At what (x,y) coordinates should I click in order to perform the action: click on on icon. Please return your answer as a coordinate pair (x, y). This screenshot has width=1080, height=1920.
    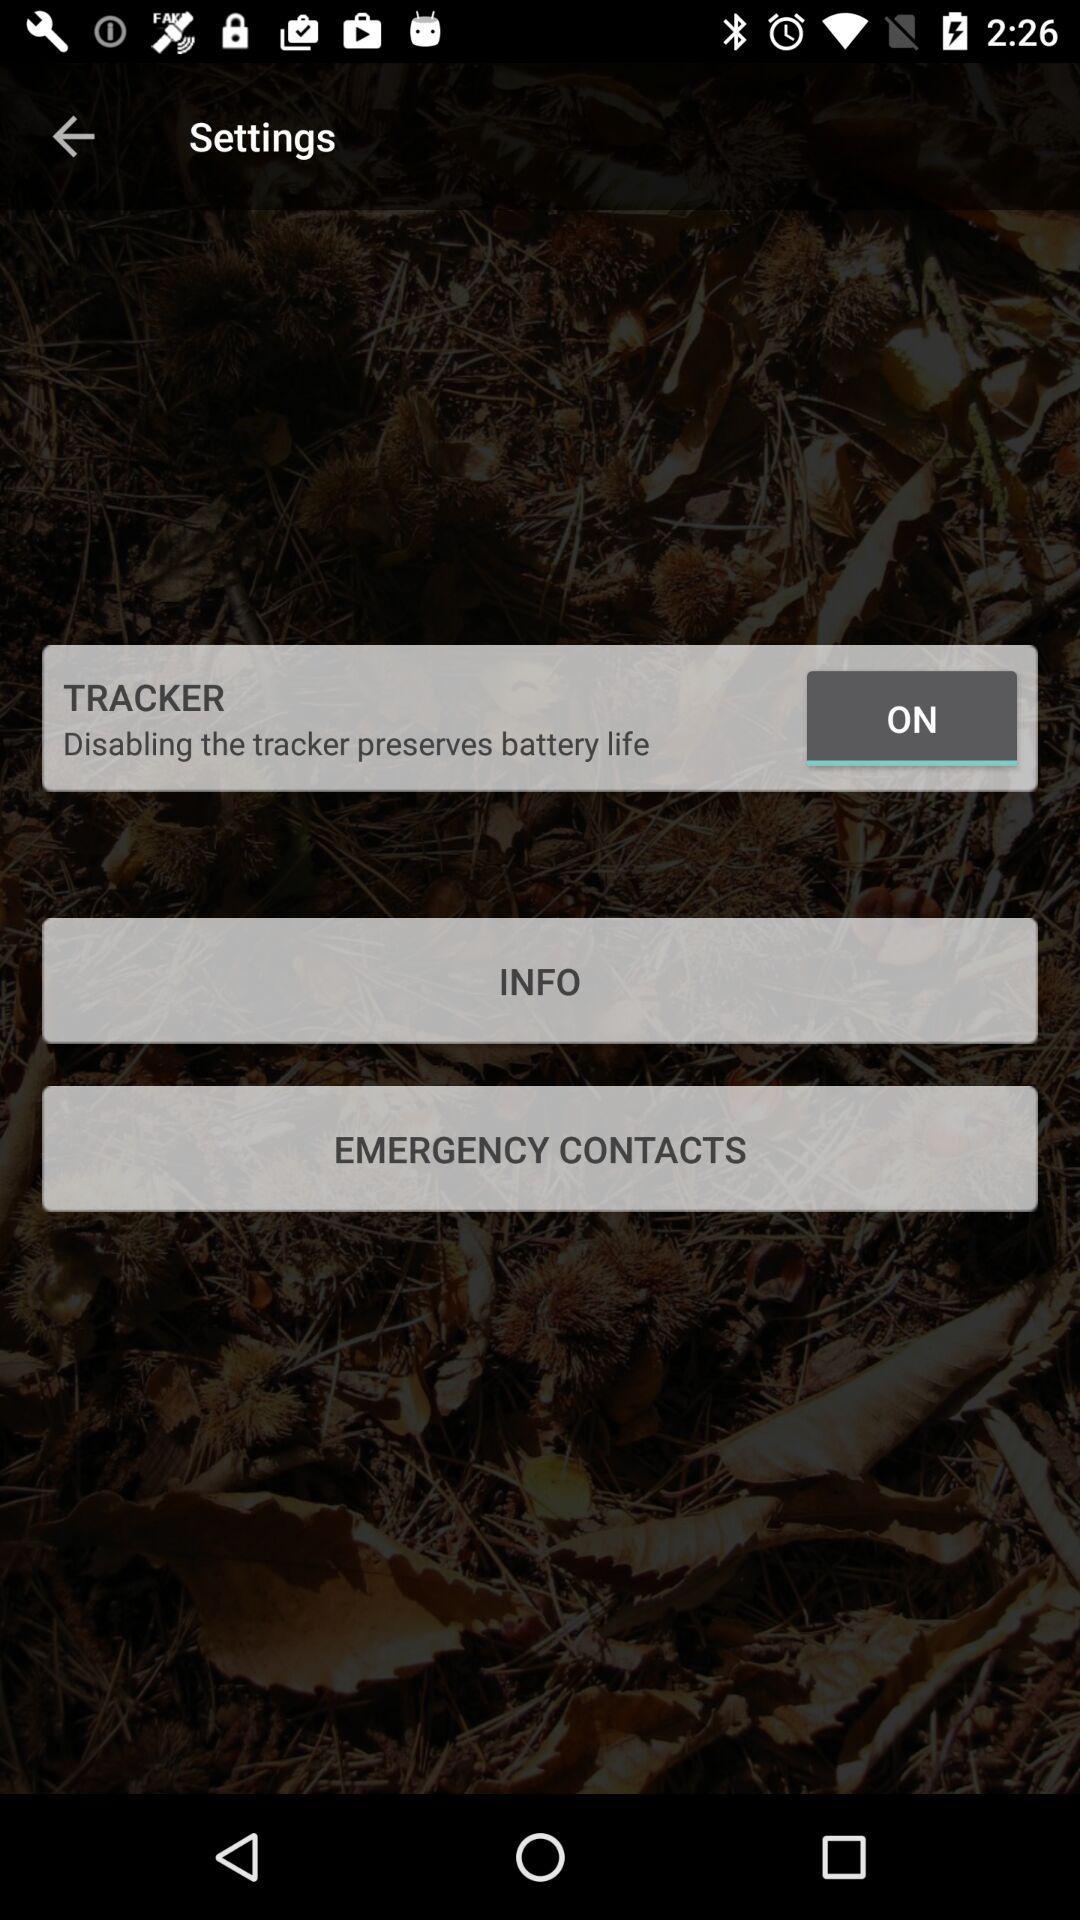
    Looking at the image, I should click on (911, 718).